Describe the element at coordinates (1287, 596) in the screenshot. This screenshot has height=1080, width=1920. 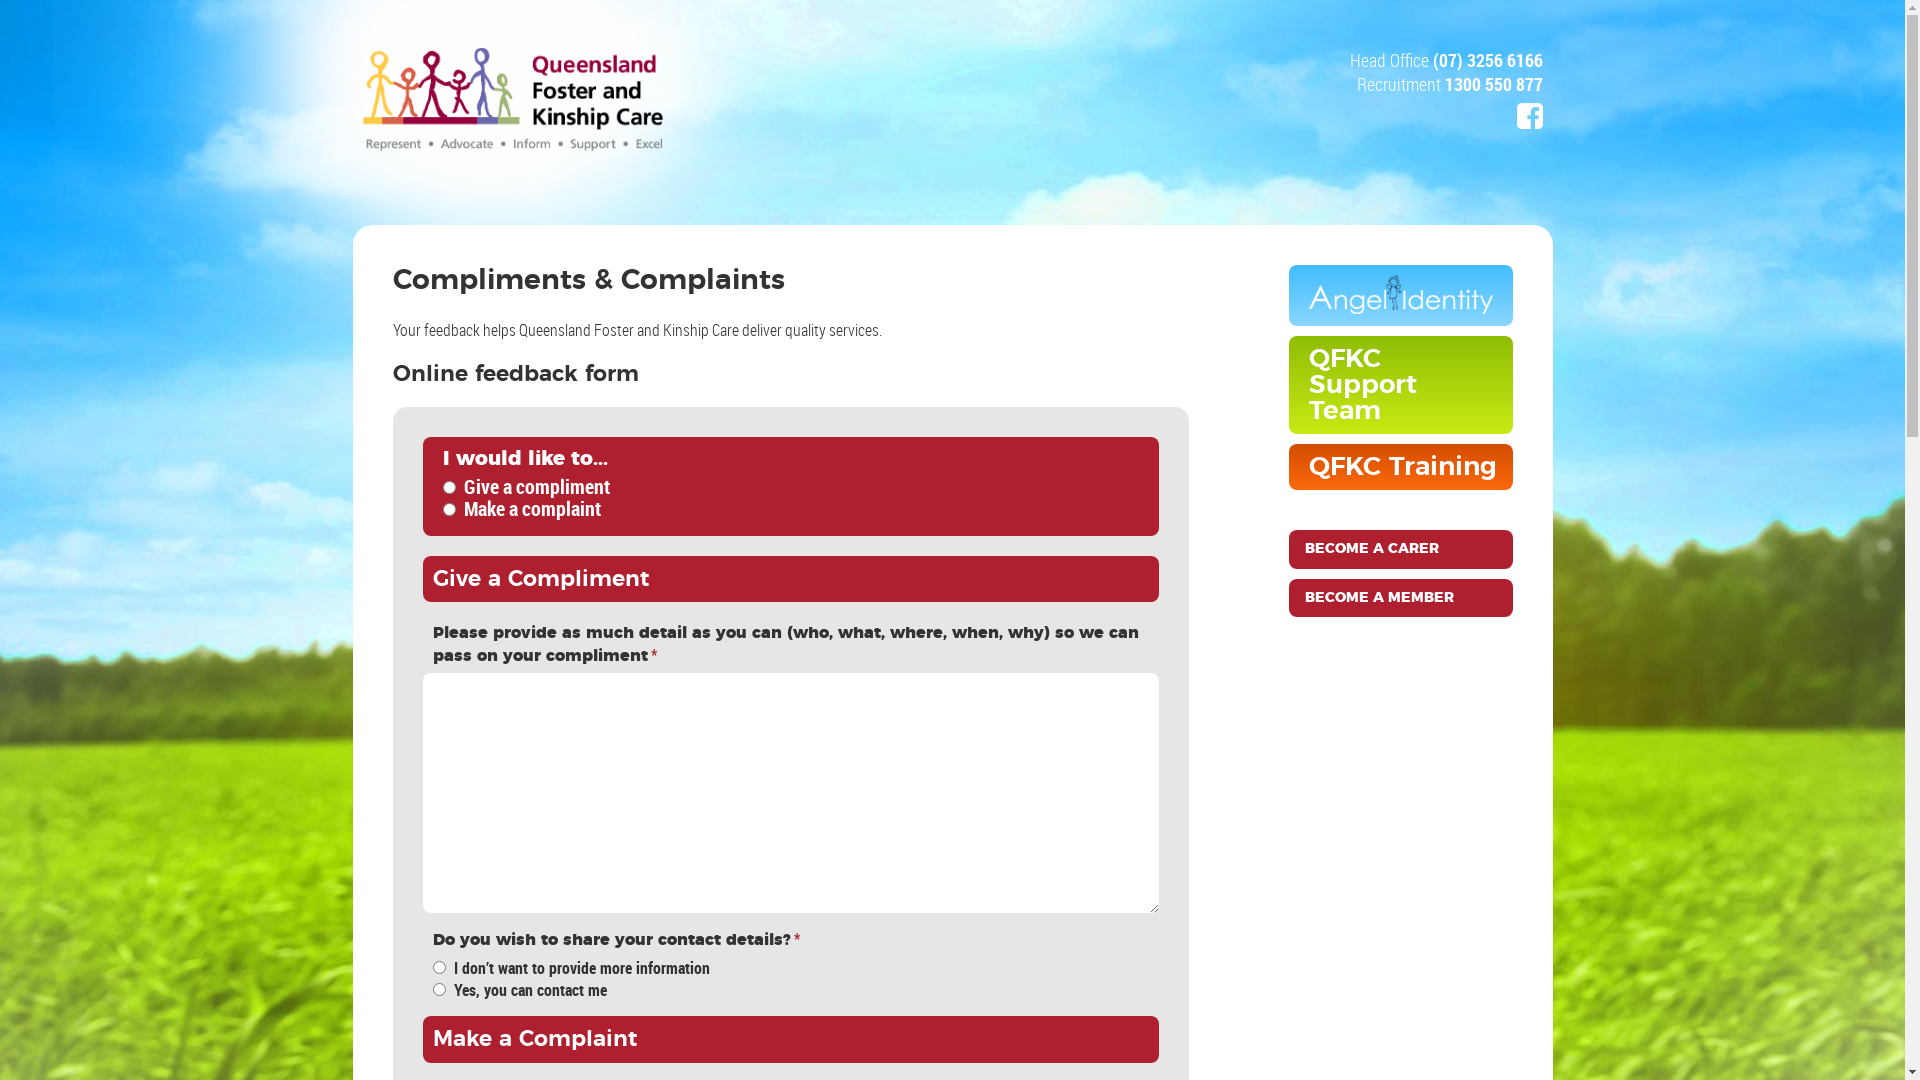
I see `'BECOME A MEMBER'` at that location.